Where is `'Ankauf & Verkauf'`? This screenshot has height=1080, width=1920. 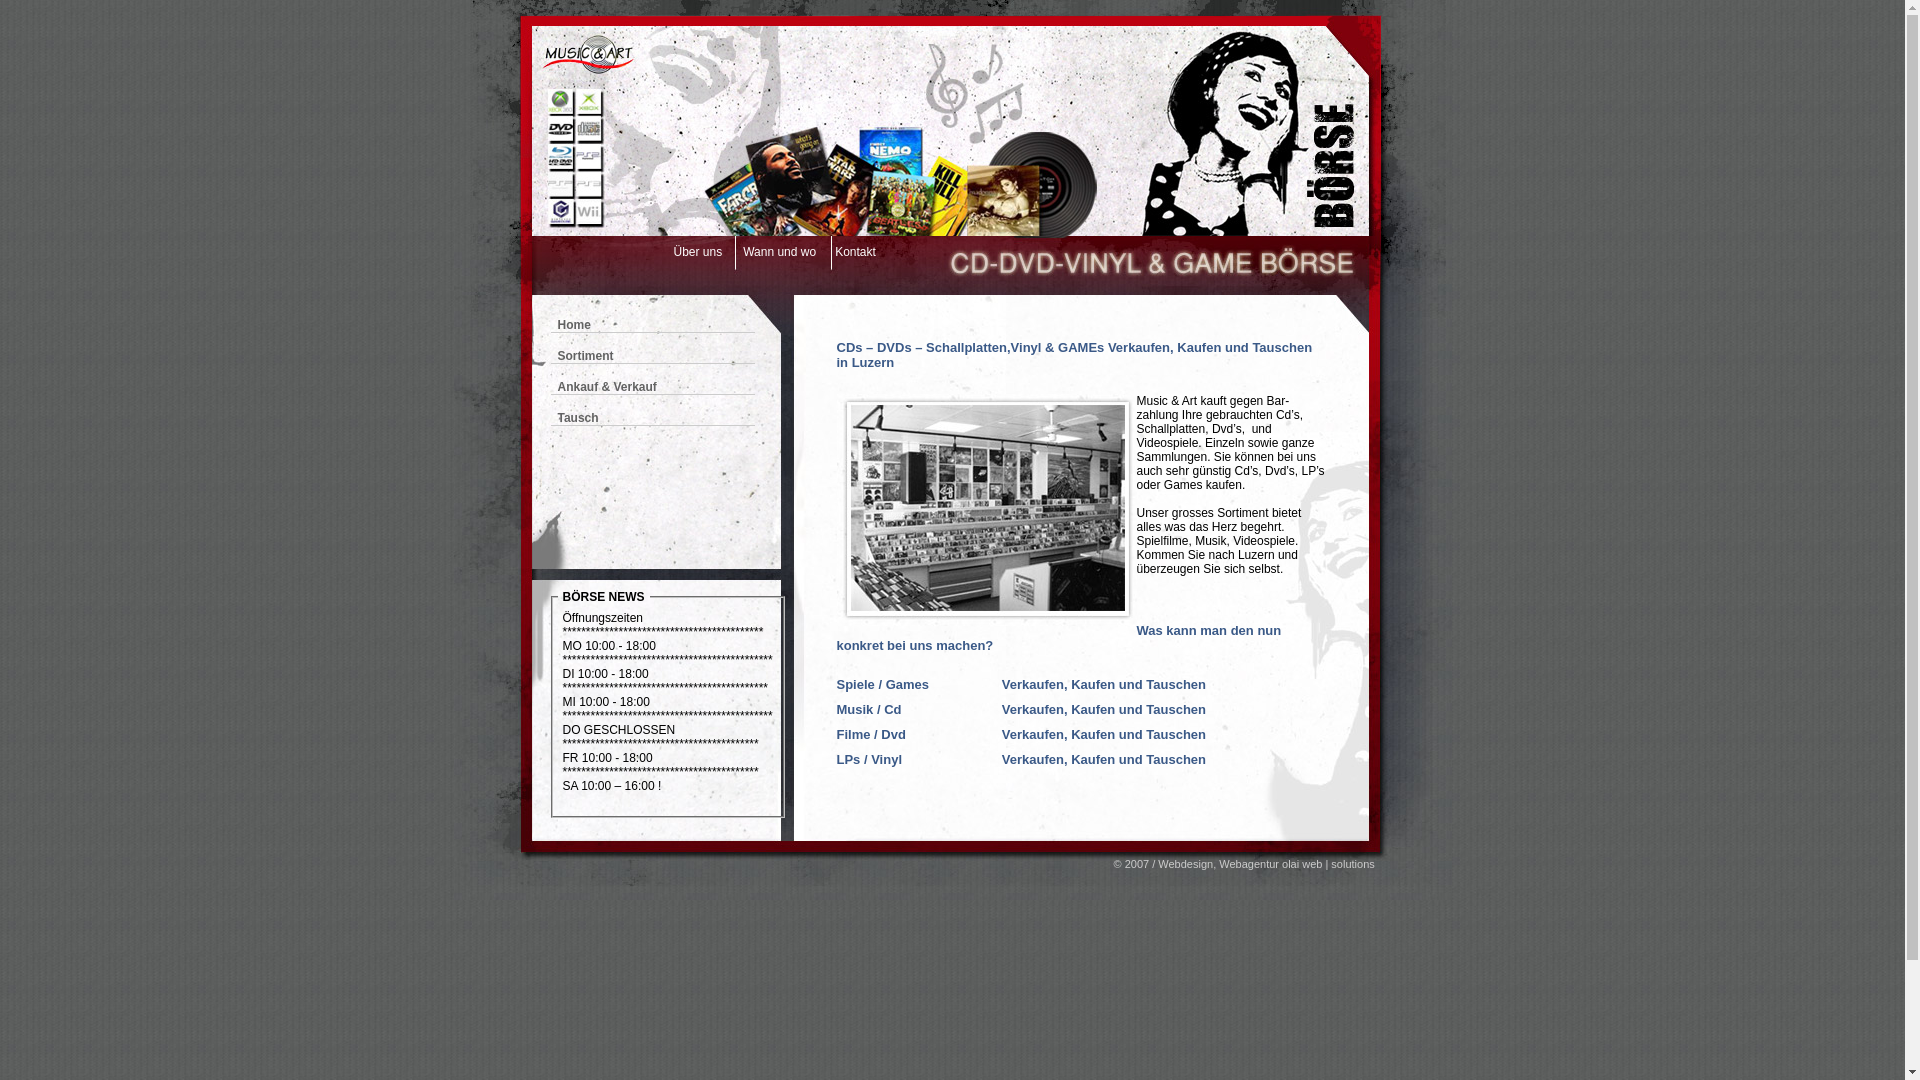
'Ankauf & Verkauf' is located at coordinates (606, 386).